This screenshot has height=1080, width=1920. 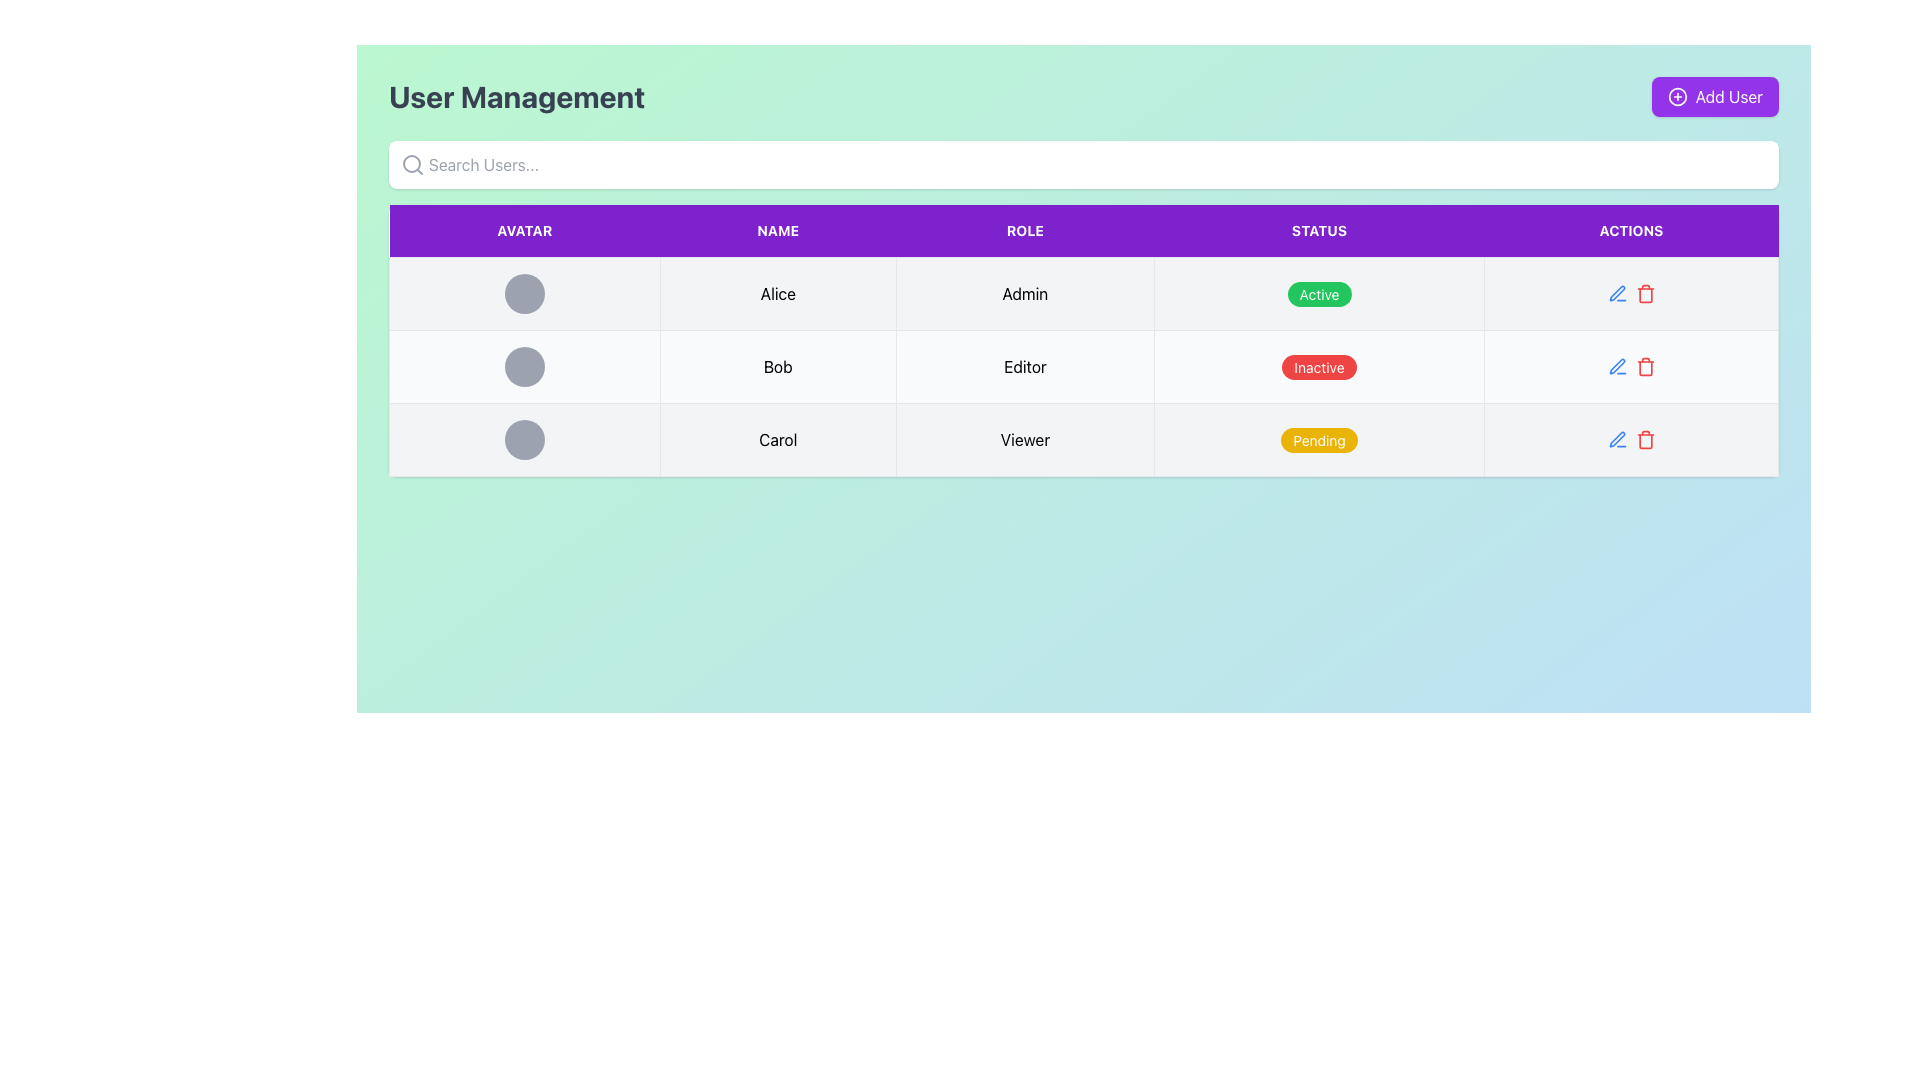 What do you see at coordinates (1025, 293) in the screenshot?
I see `the 'Admin' text label indicating the role of user 'Alice' in the user management table, located in the second column under the 'ROLE' header` at bounding box center [1025, 293].